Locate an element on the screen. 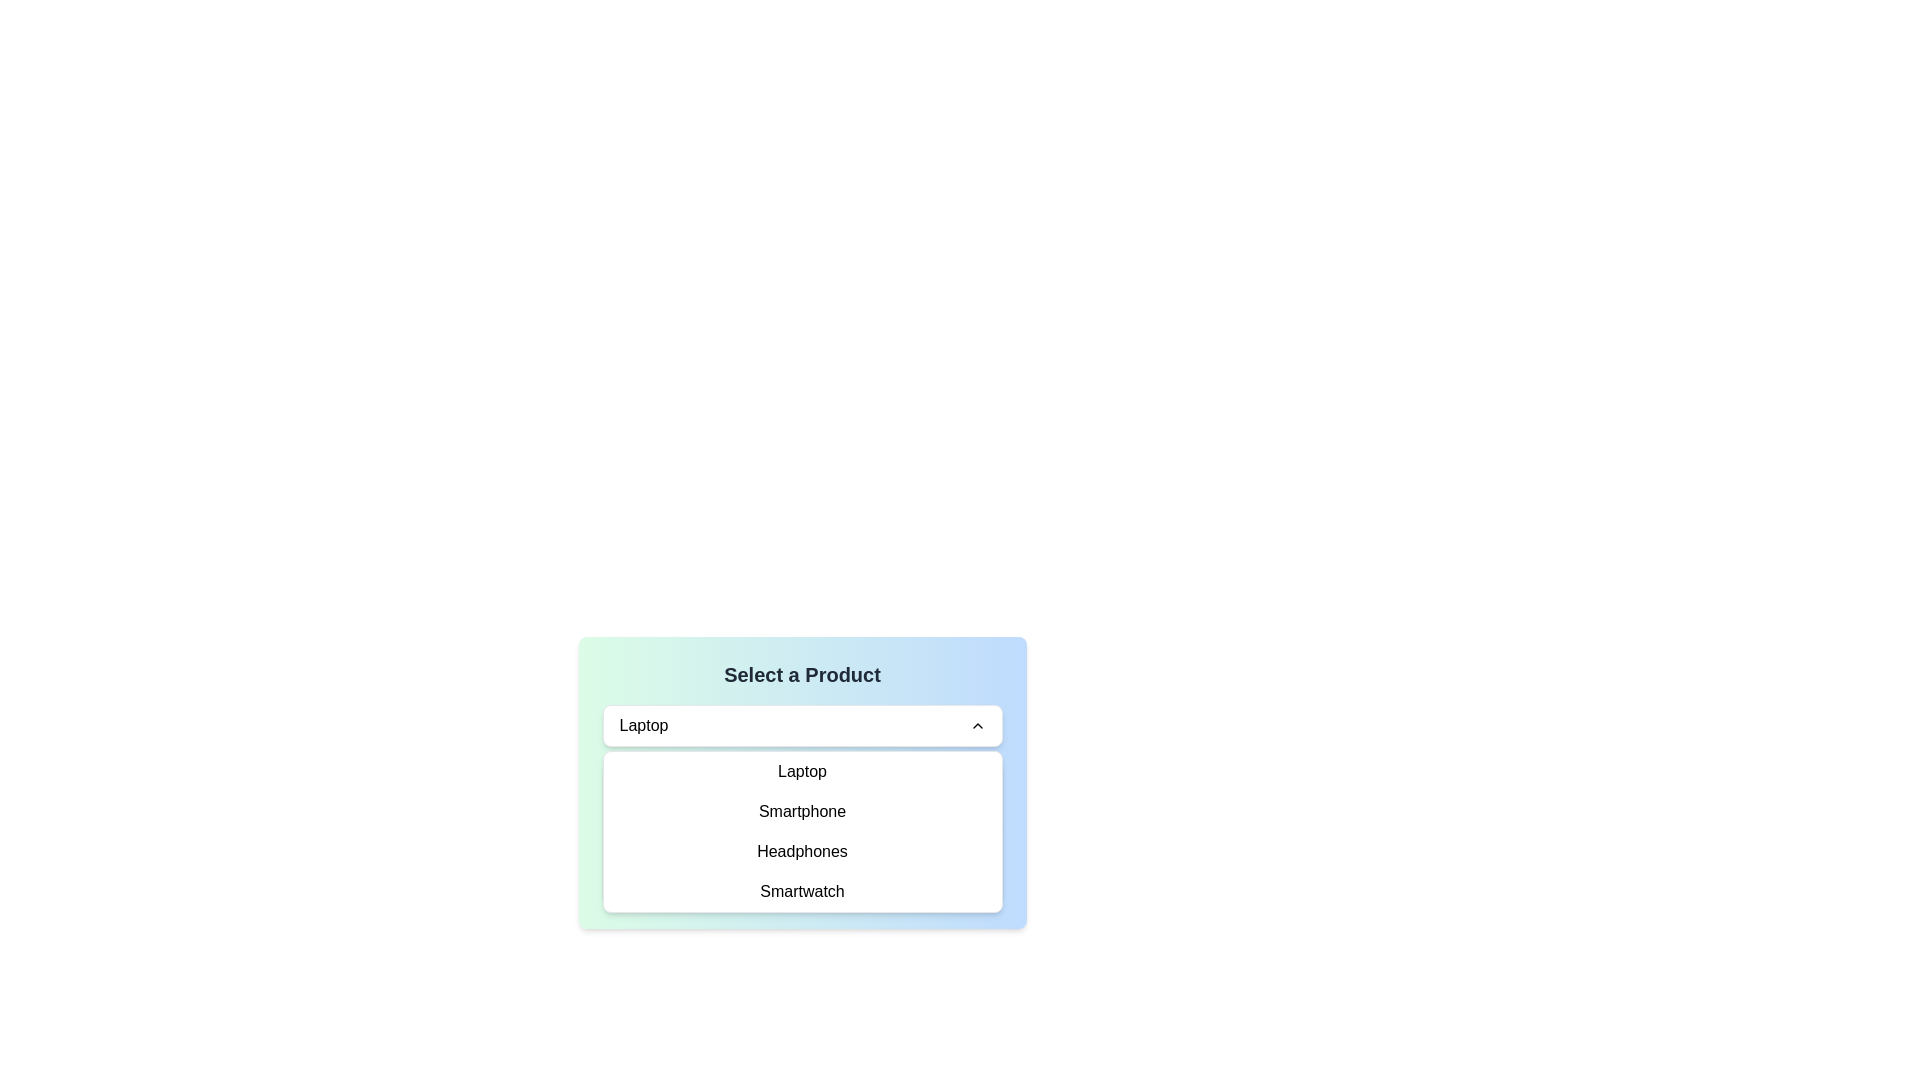  the 'Laptop' dropdown menu item is located at coordinates (802, 779).